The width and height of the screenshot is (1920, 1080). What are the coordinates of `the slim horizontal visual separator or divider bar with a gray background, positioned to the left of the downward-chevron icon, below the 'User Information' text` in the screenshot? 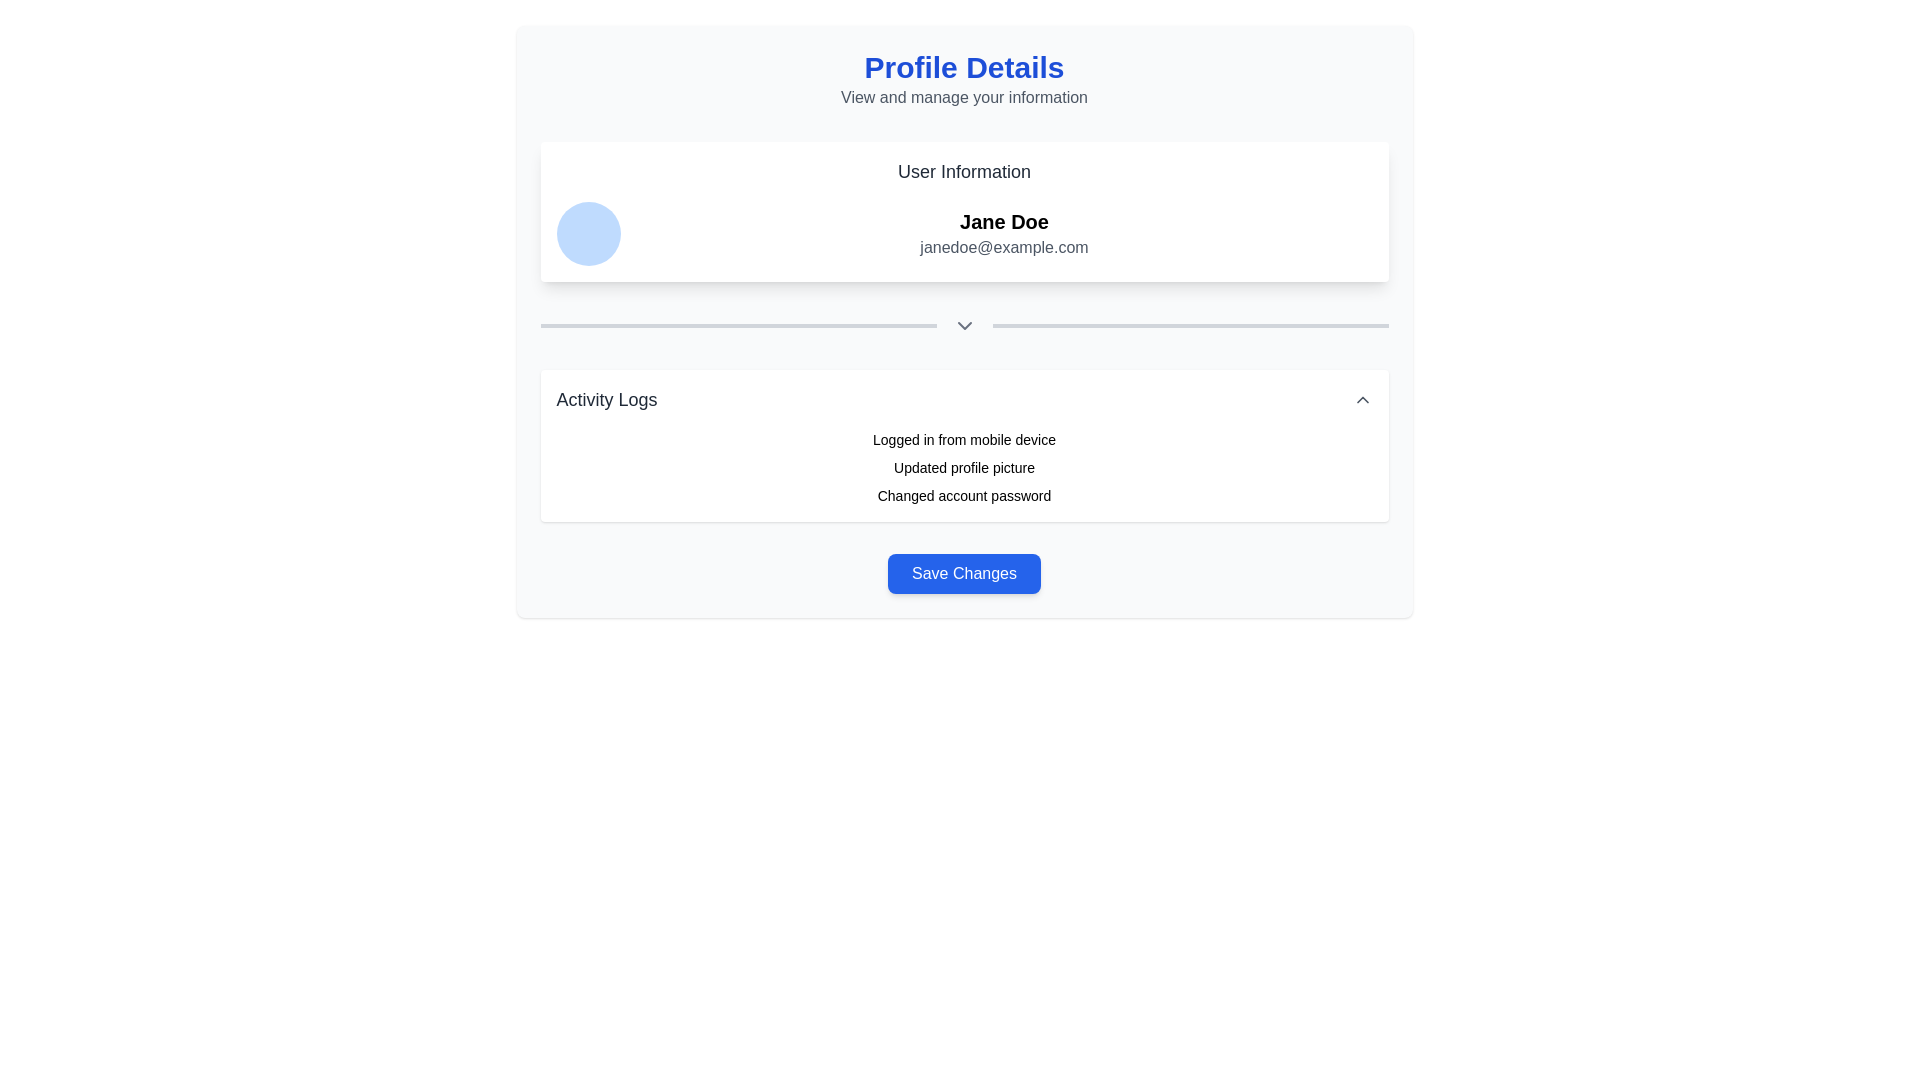 It's located at (737, 325).